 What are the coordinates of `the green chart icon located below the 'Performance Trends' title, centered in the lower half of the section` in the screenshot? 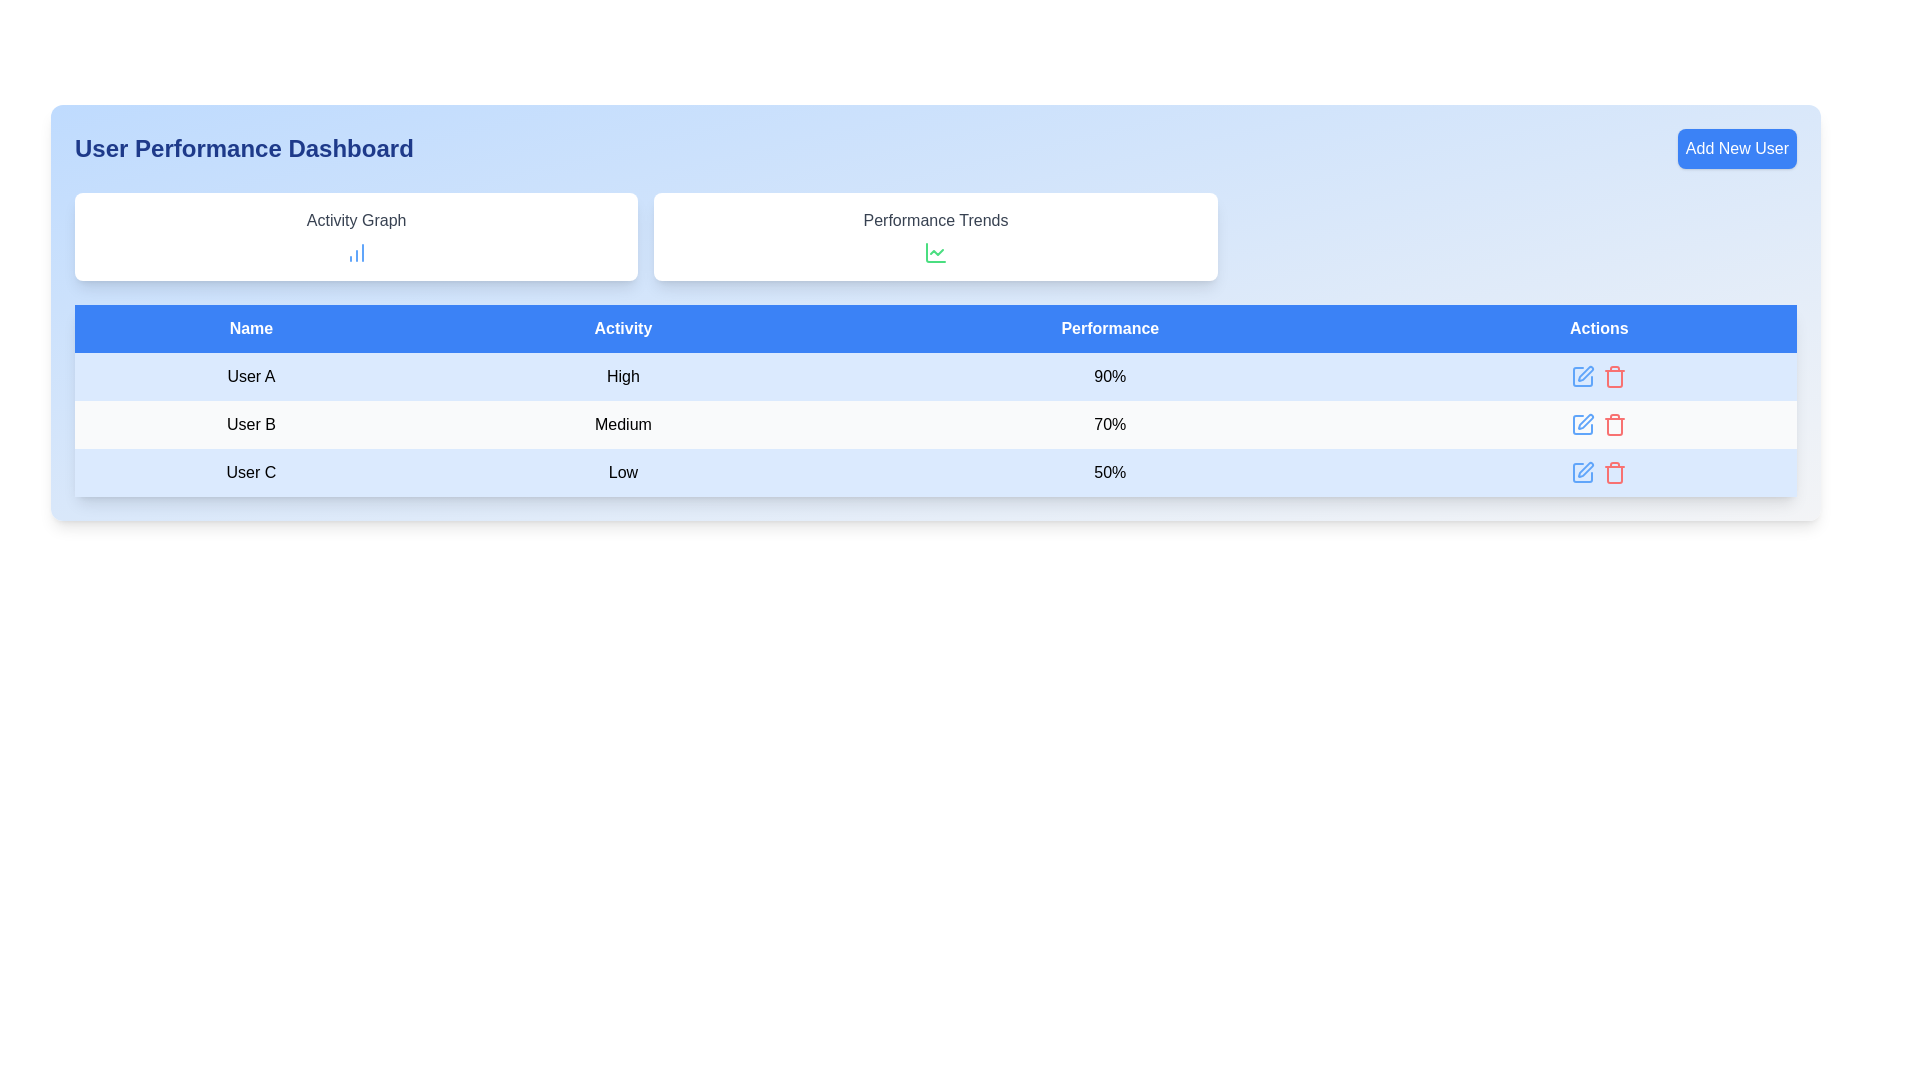 It's located at (935, 252).